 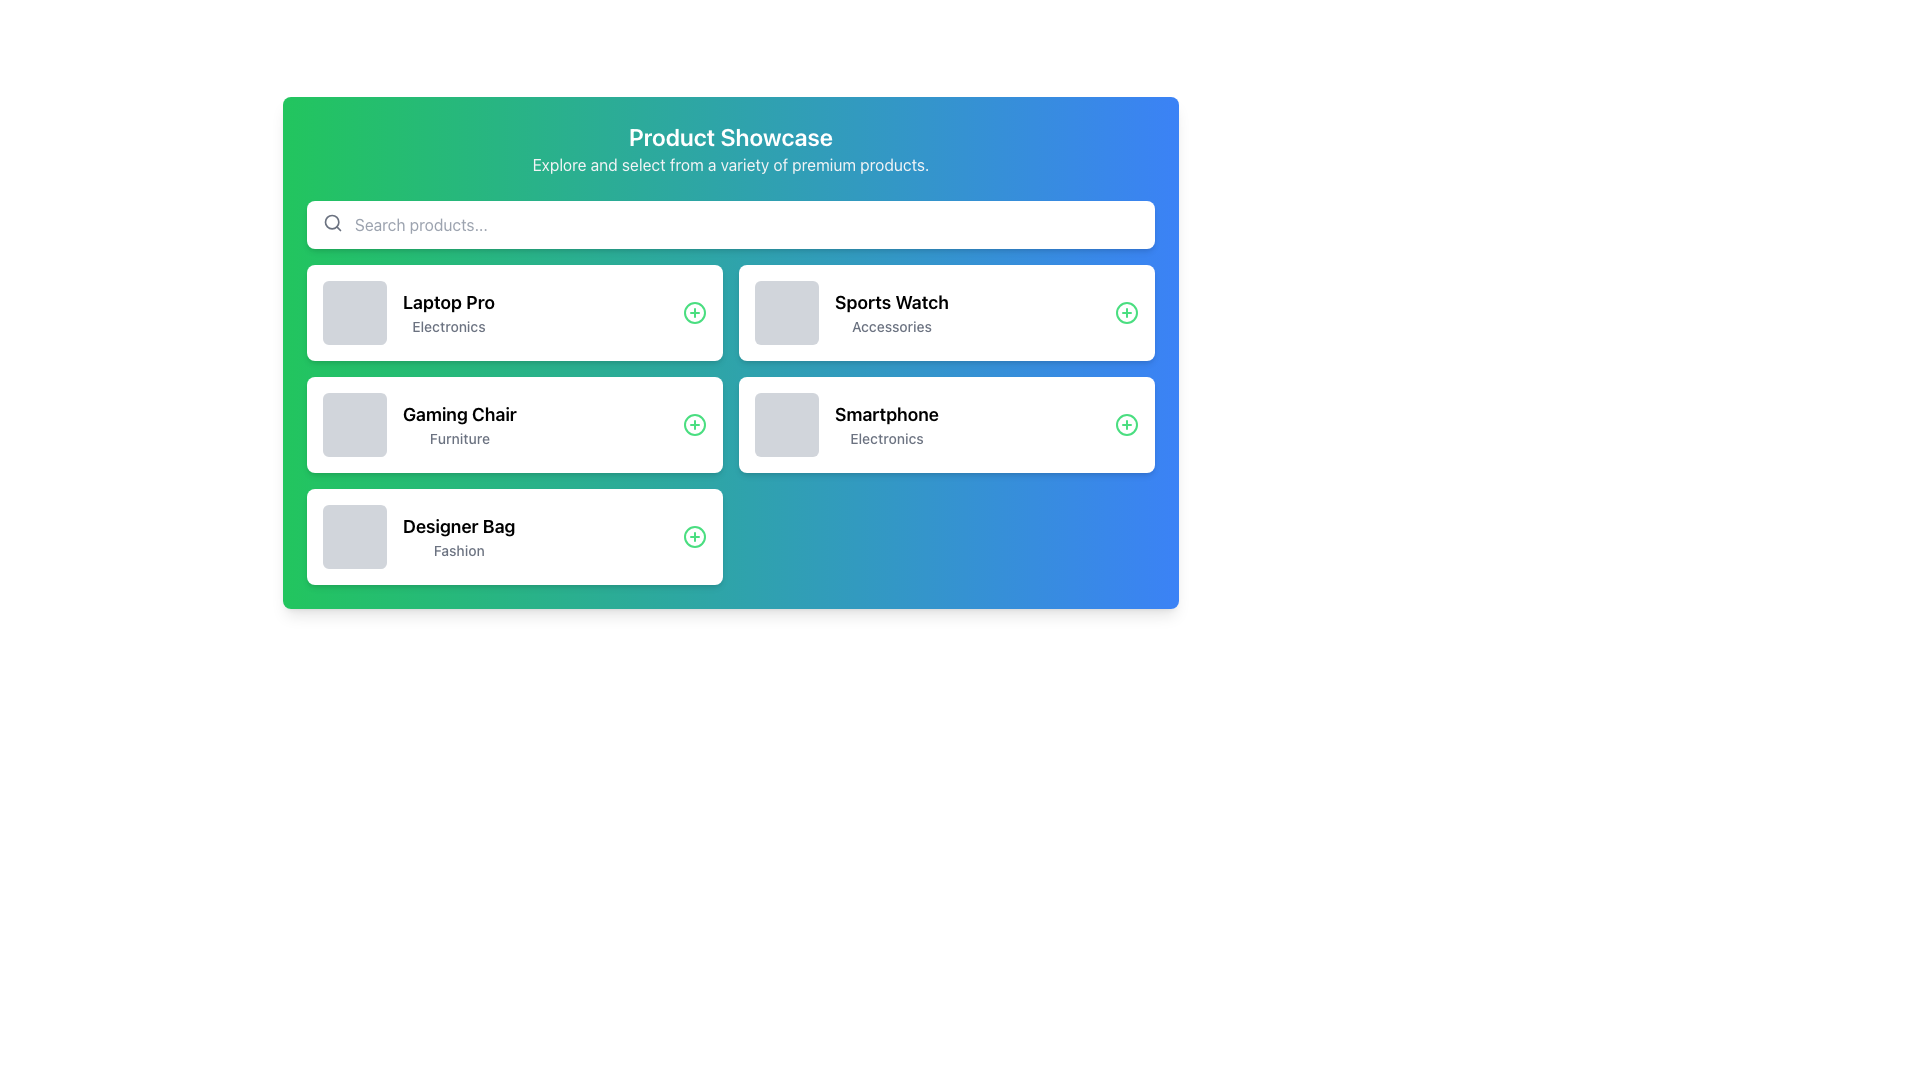 What do you see at coordinates (447, 303) in the screenshot?
I see `the 'Laptop Pro' text label` at bounding box center [447, 303].